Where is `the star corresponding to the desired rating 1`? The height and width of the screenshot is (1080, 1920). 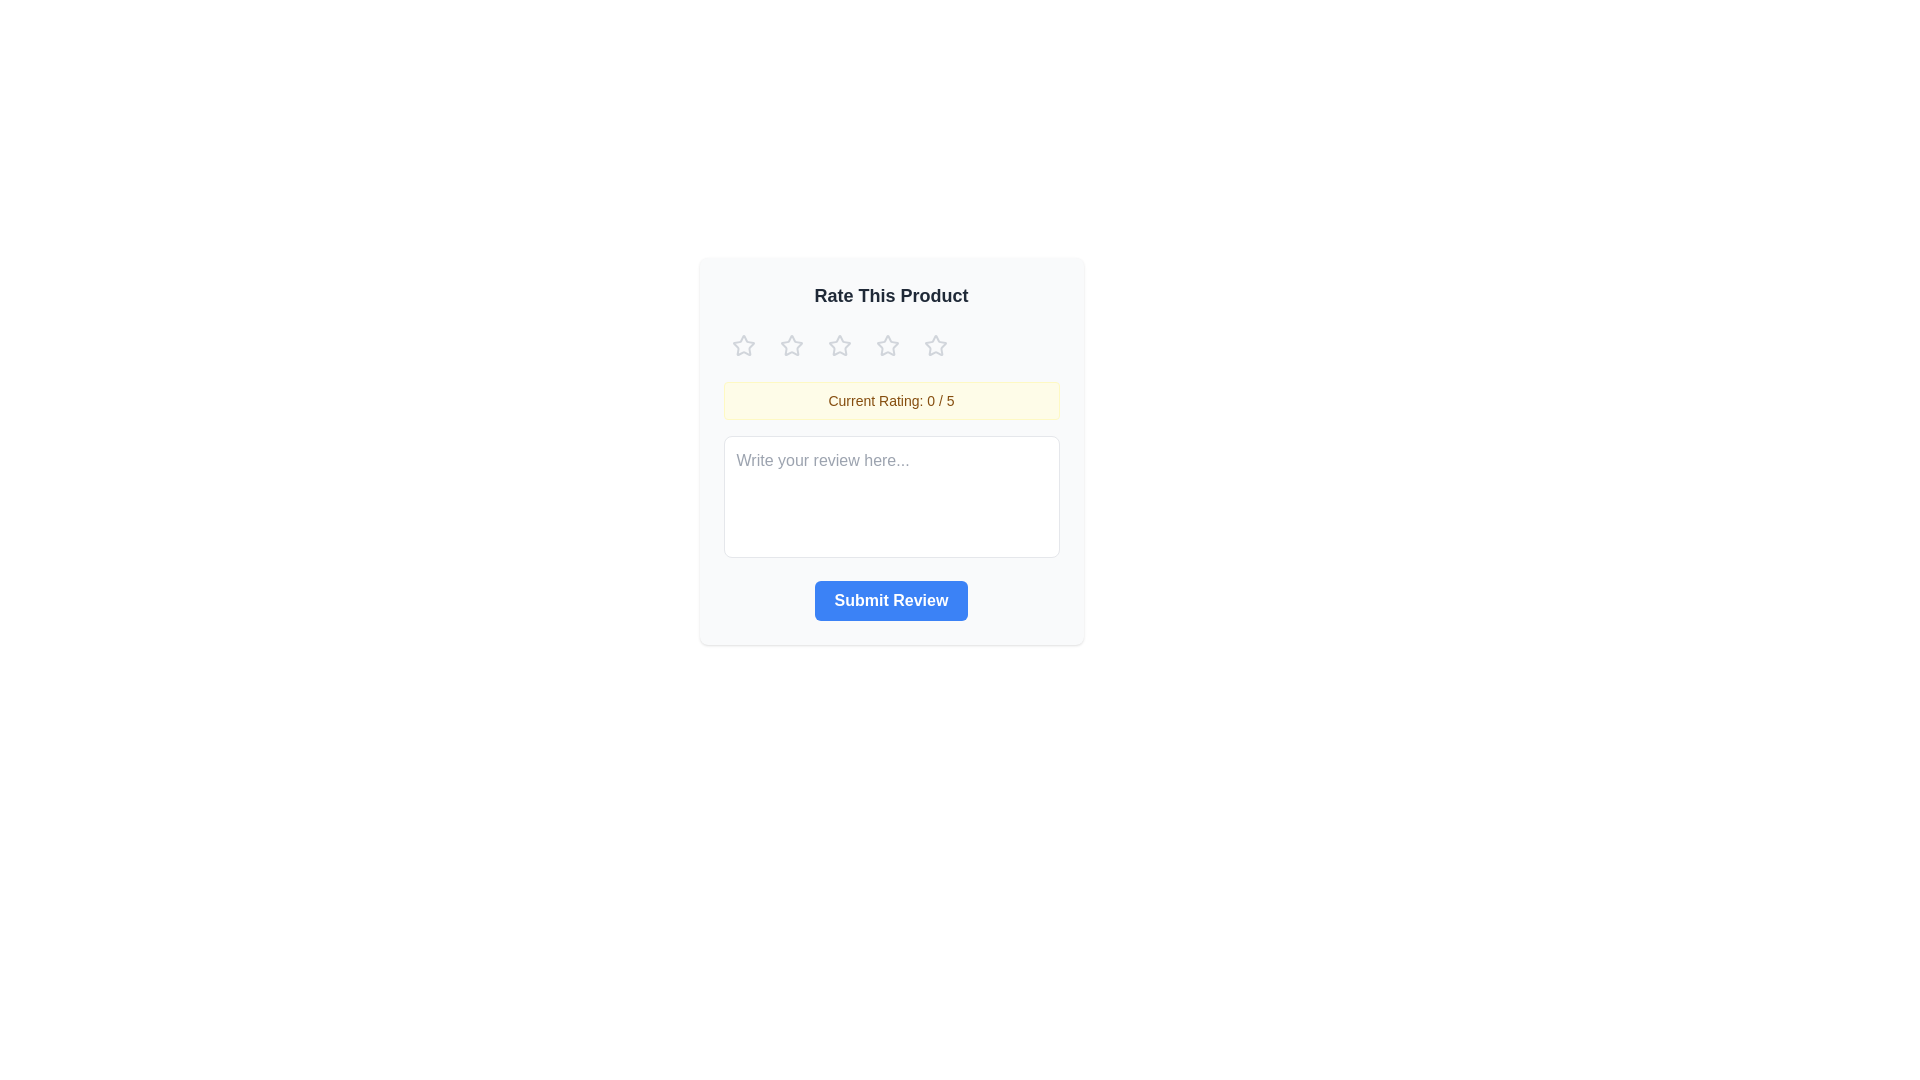 the star corresponding to the desired rating 1 is located at coordinates (742, 345).